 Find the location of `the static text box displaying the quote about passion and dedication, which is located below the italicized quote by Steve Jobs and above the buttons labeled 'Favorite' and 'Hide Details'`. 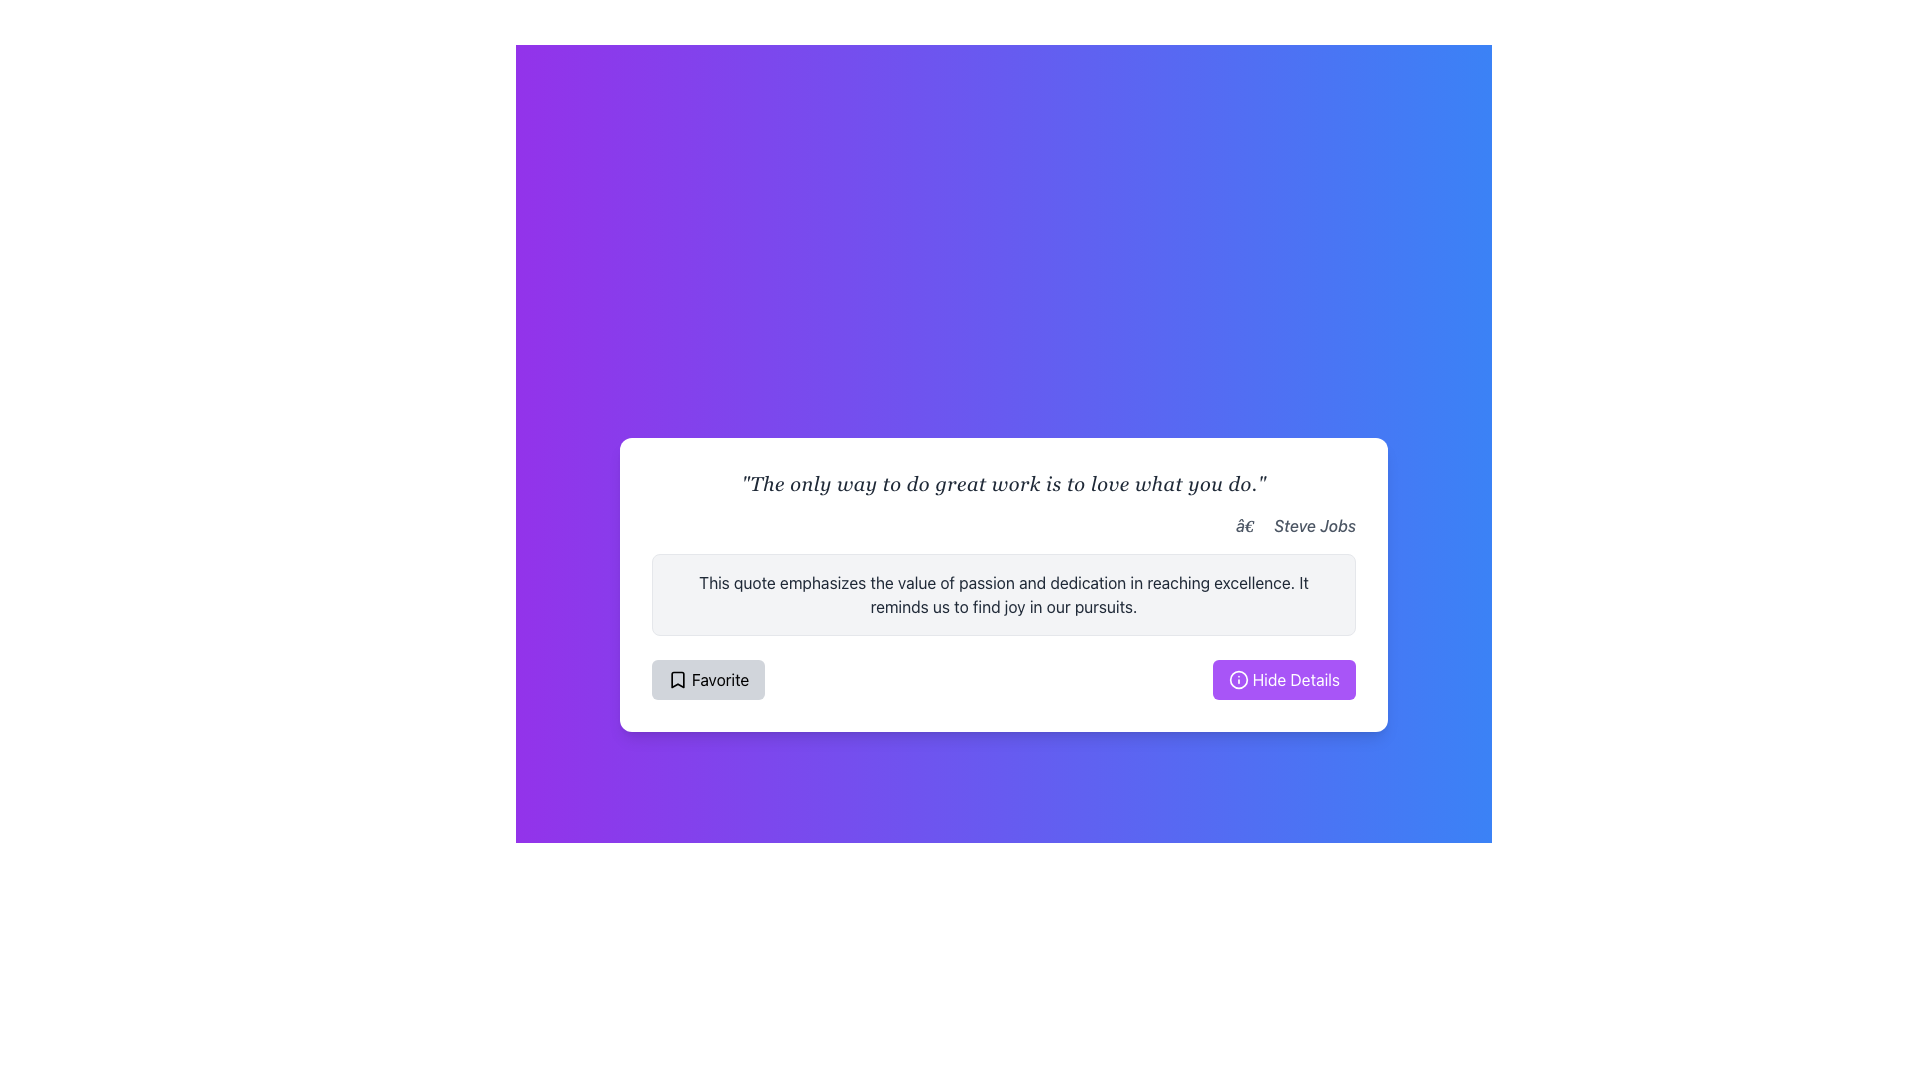

the static text box displaying the quote about passion and dedication, which is located below the italicized quote by Steve Jobs and above the buttons labeled 'Favorite' and 'Hide Details' is located at coordinates (1003, 593).